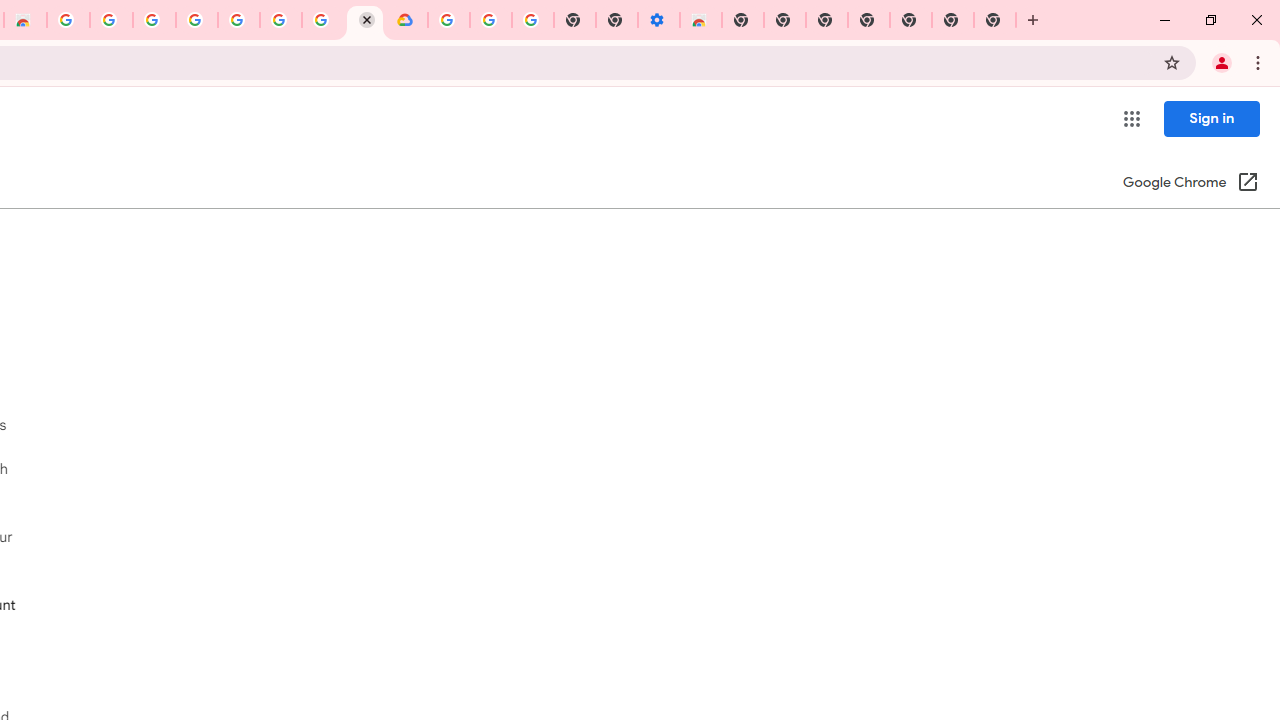  I want to click on 'Google Chrome (Open in a new window)', so click(1191, 183).